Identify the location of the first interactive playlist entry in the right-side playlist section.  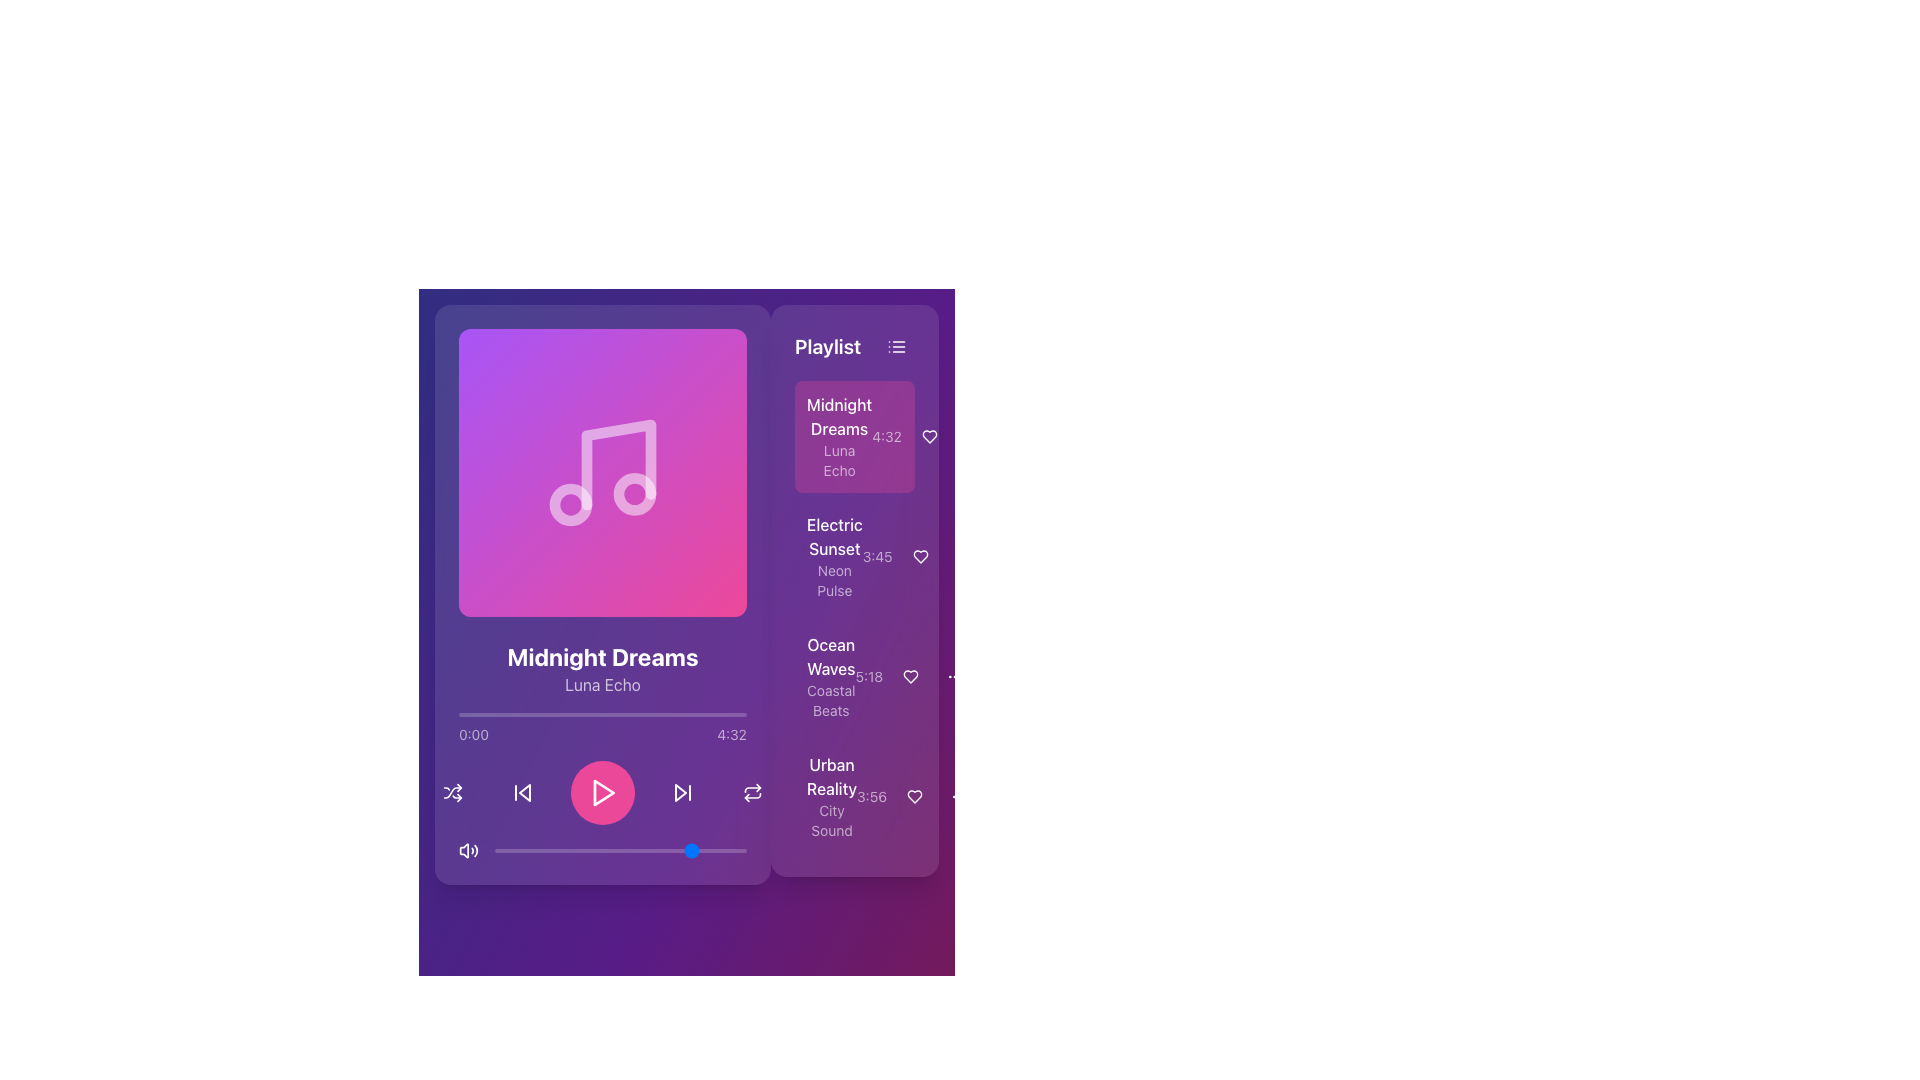
(854, 435).